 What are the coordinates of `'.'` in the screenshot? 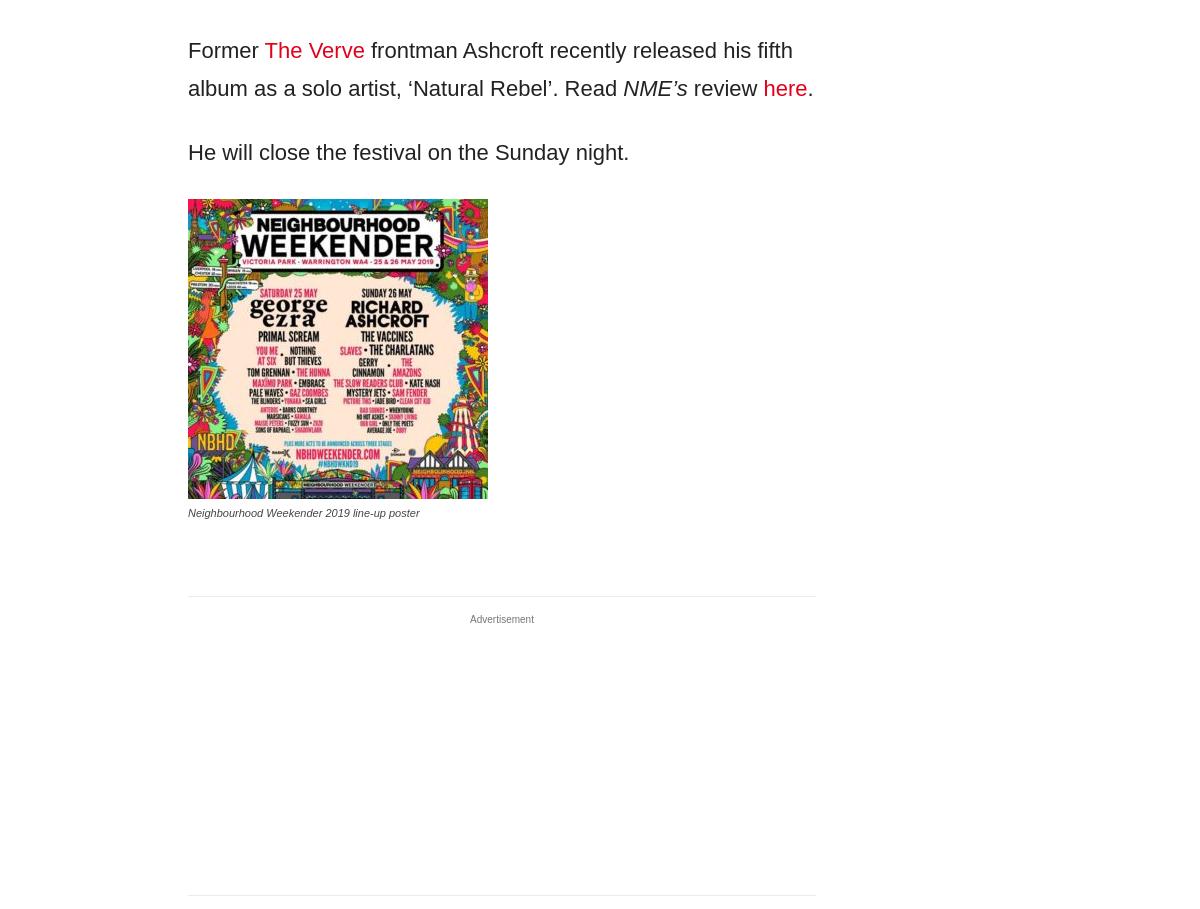 It's located at (809, 87).